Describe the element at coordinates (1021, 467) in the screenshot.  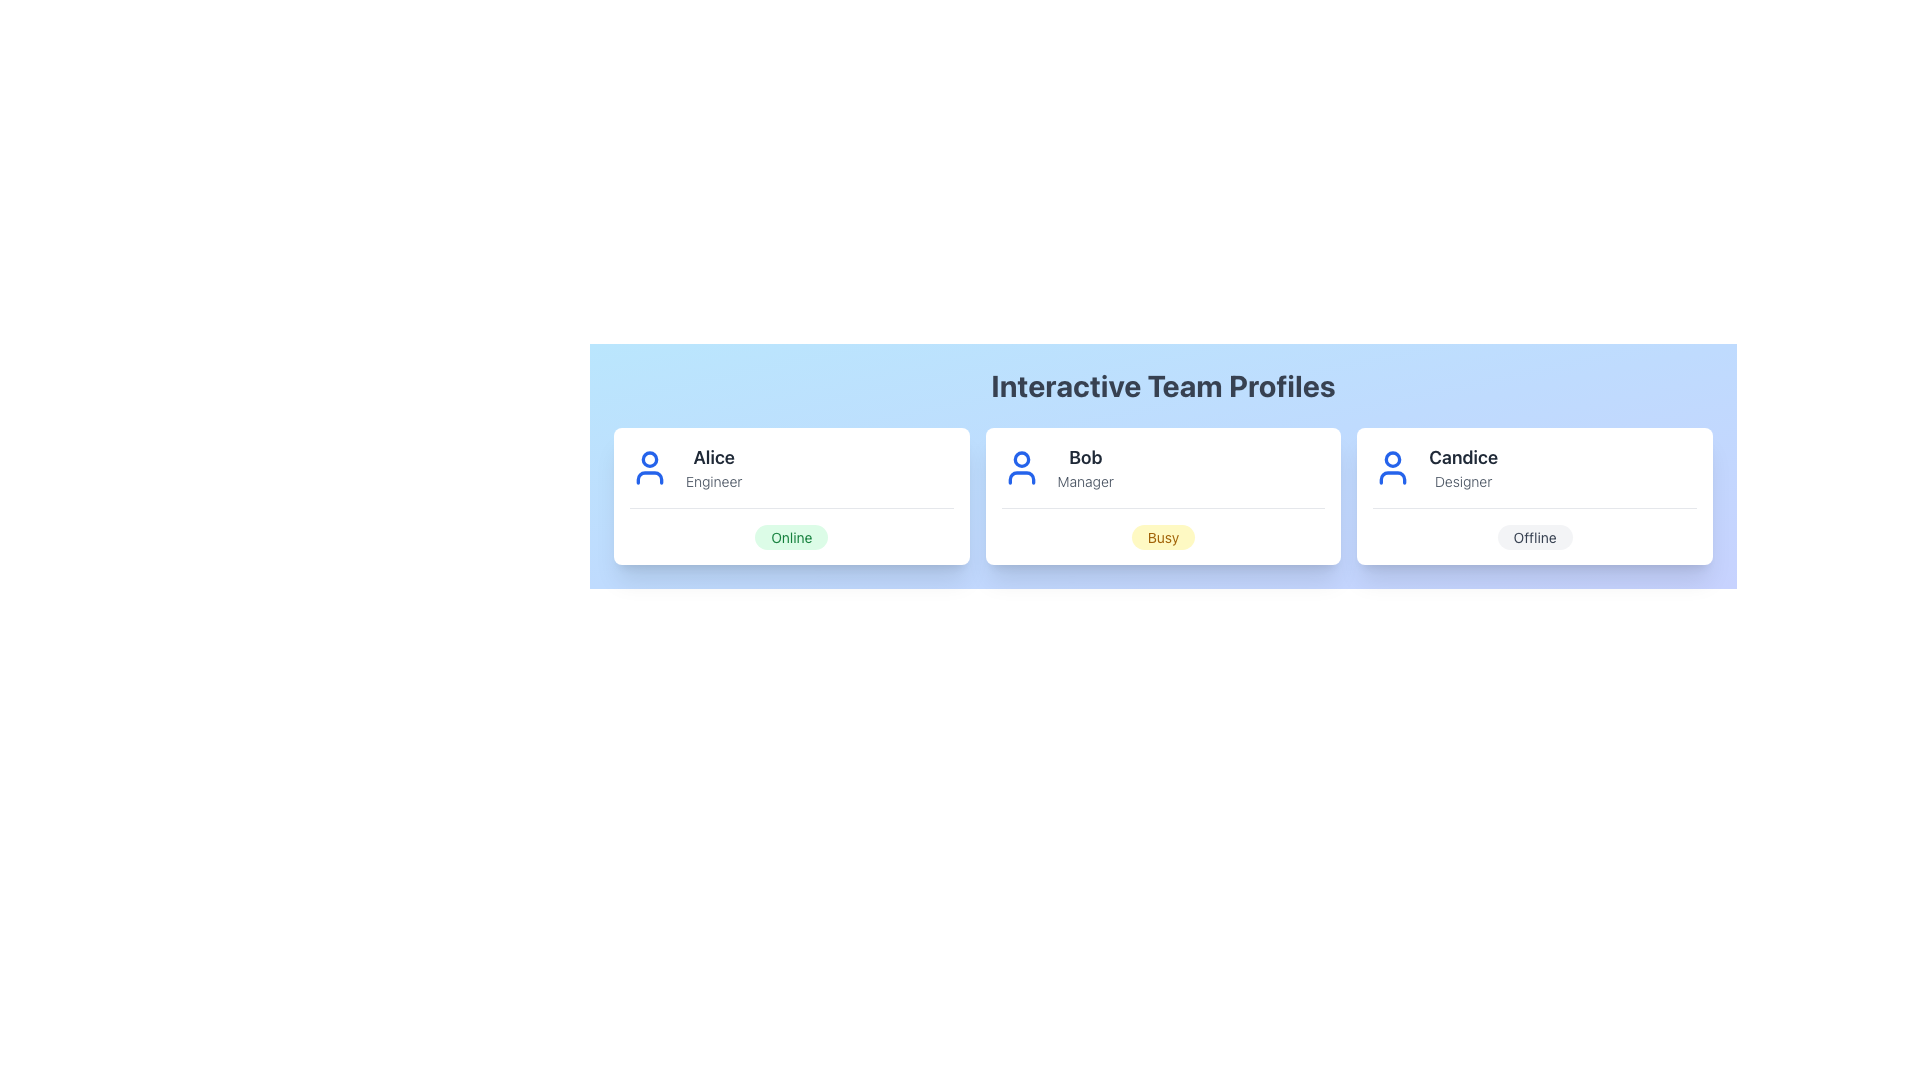
I see `the blue user icon representing a person, which is located in the second profile card from the left, positioned above the name 'Bob' and the role 'Manager'` at that location.